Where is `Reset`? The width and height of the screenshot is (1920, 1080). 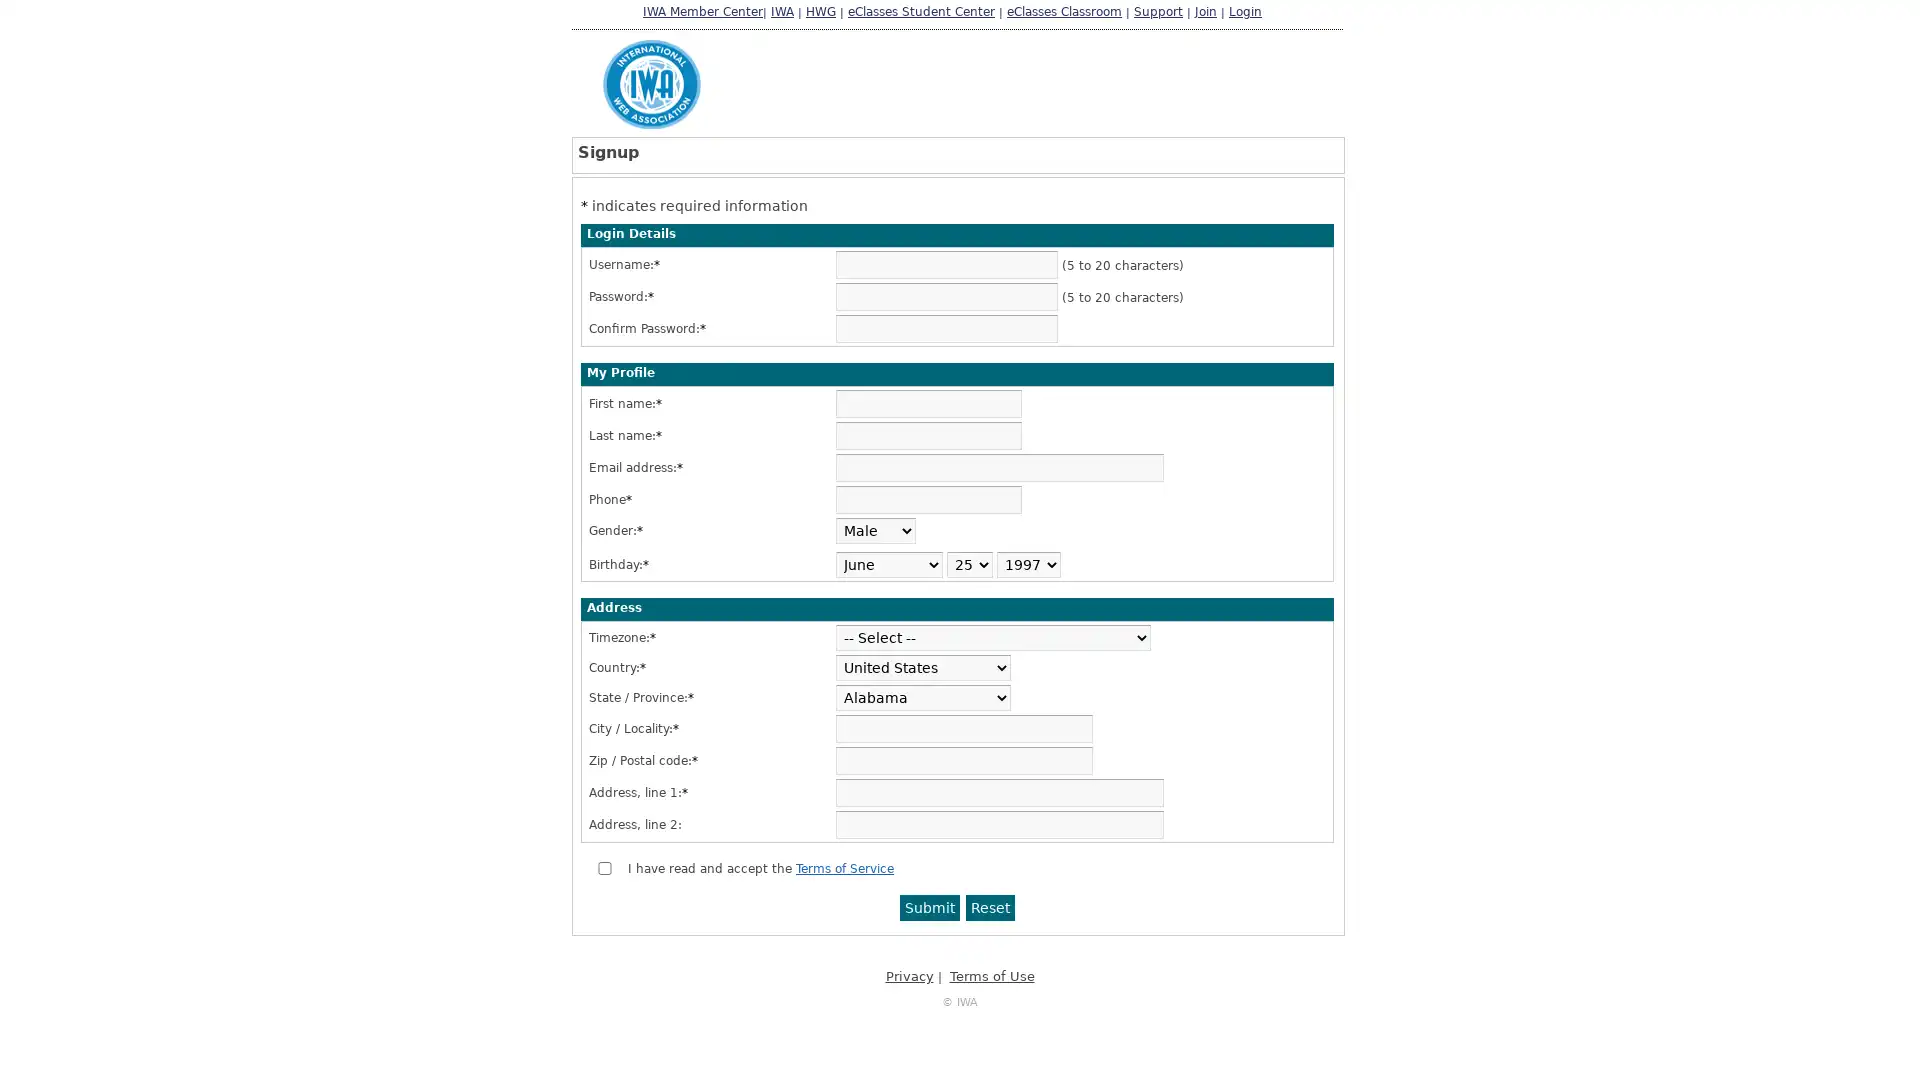
Reset is located at coordinates (990, 907).